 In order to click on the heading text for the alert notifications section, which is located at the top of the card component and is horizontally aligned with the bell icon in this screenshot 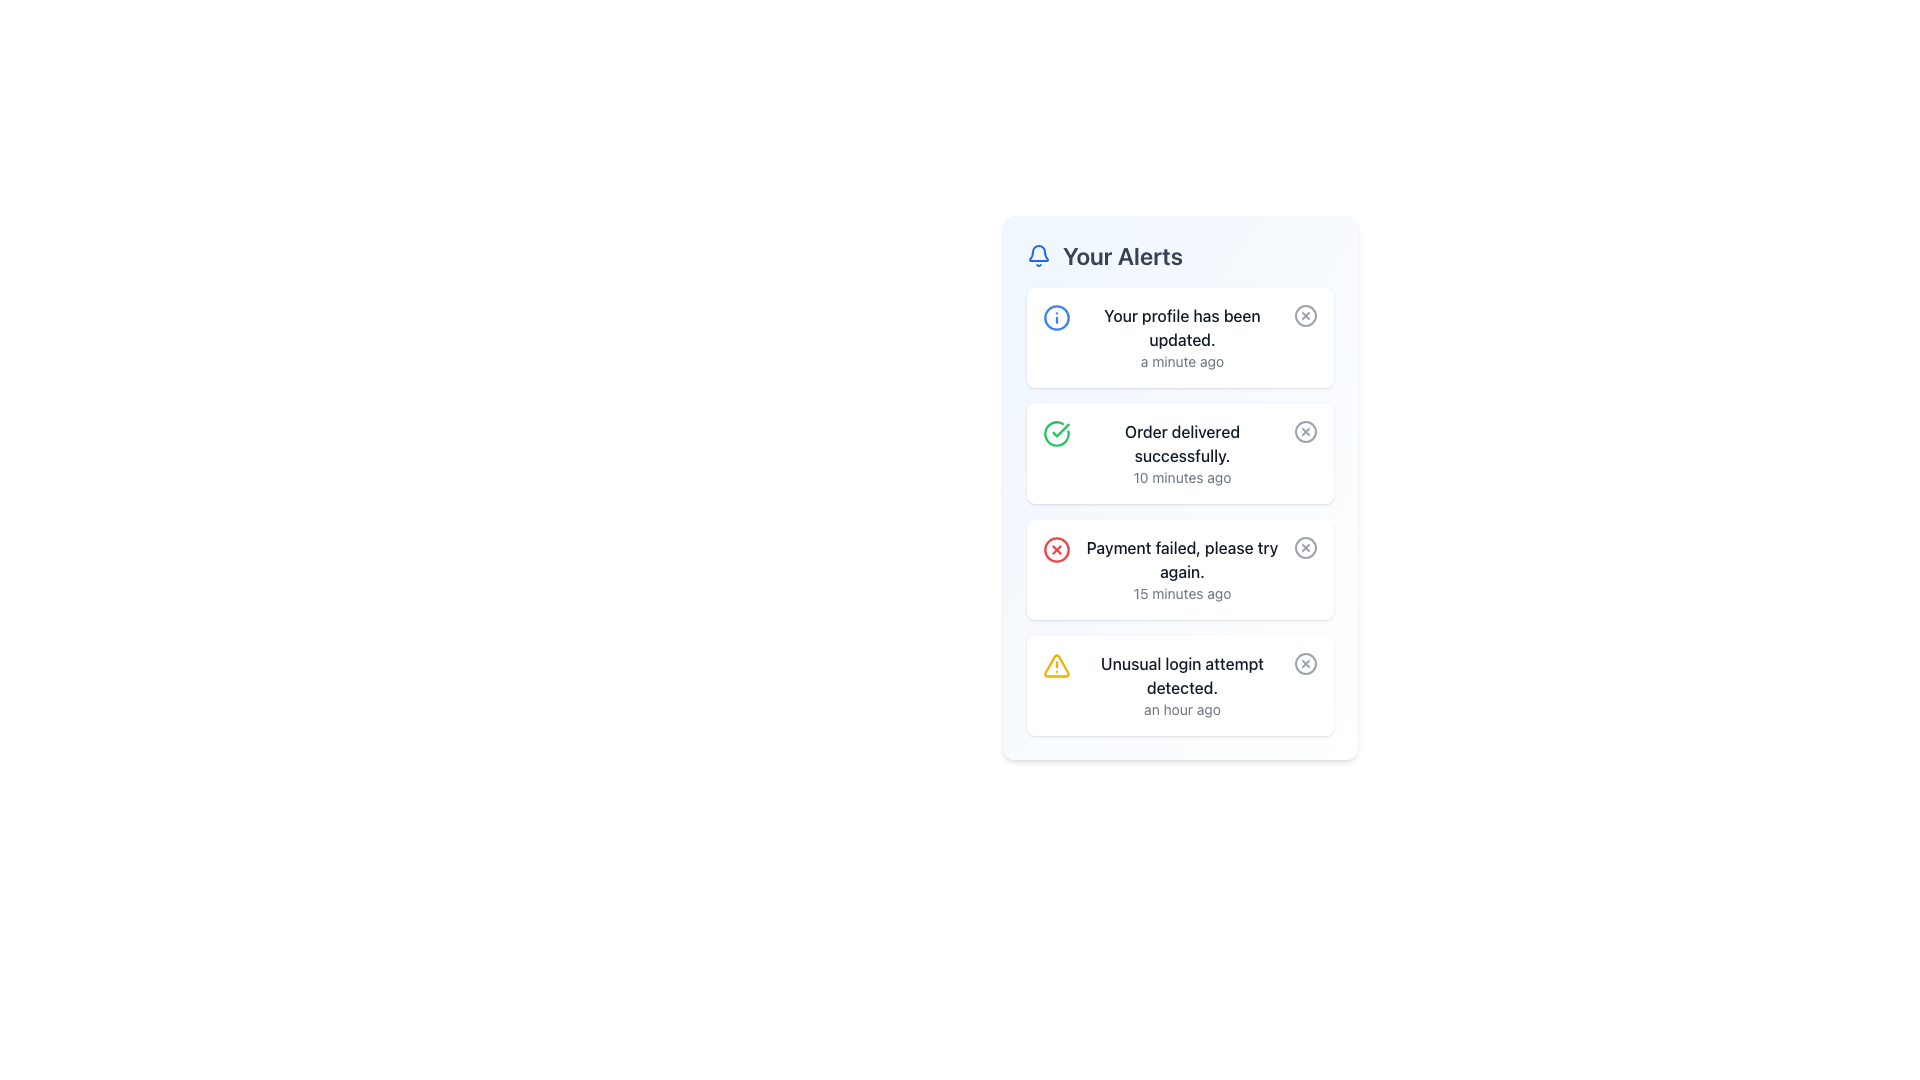, I will do `click(1180, 254)`.